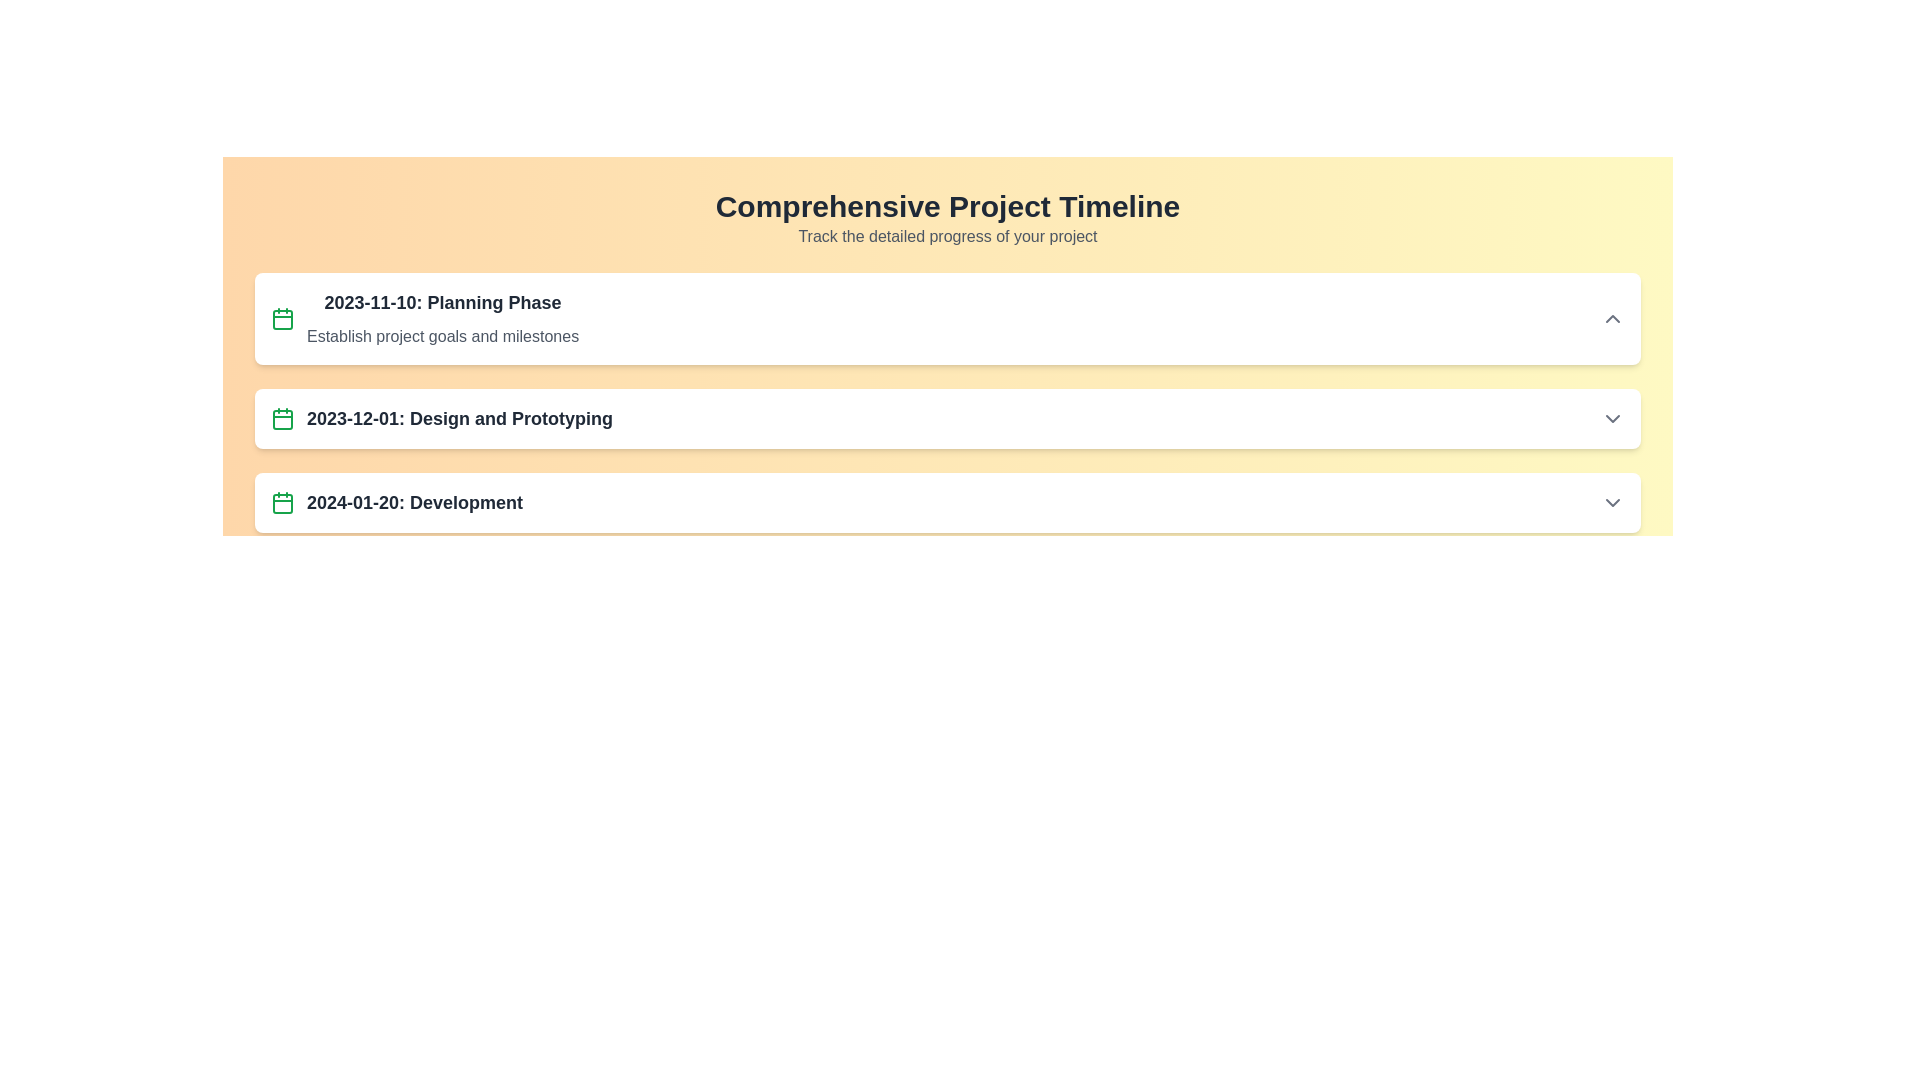 The height and width of the screenshot is (1080, 1920). I want to click on header text 'Comprehensive Project Timeline' located centrally in the gradient background header area of the page, so click(947, 219).